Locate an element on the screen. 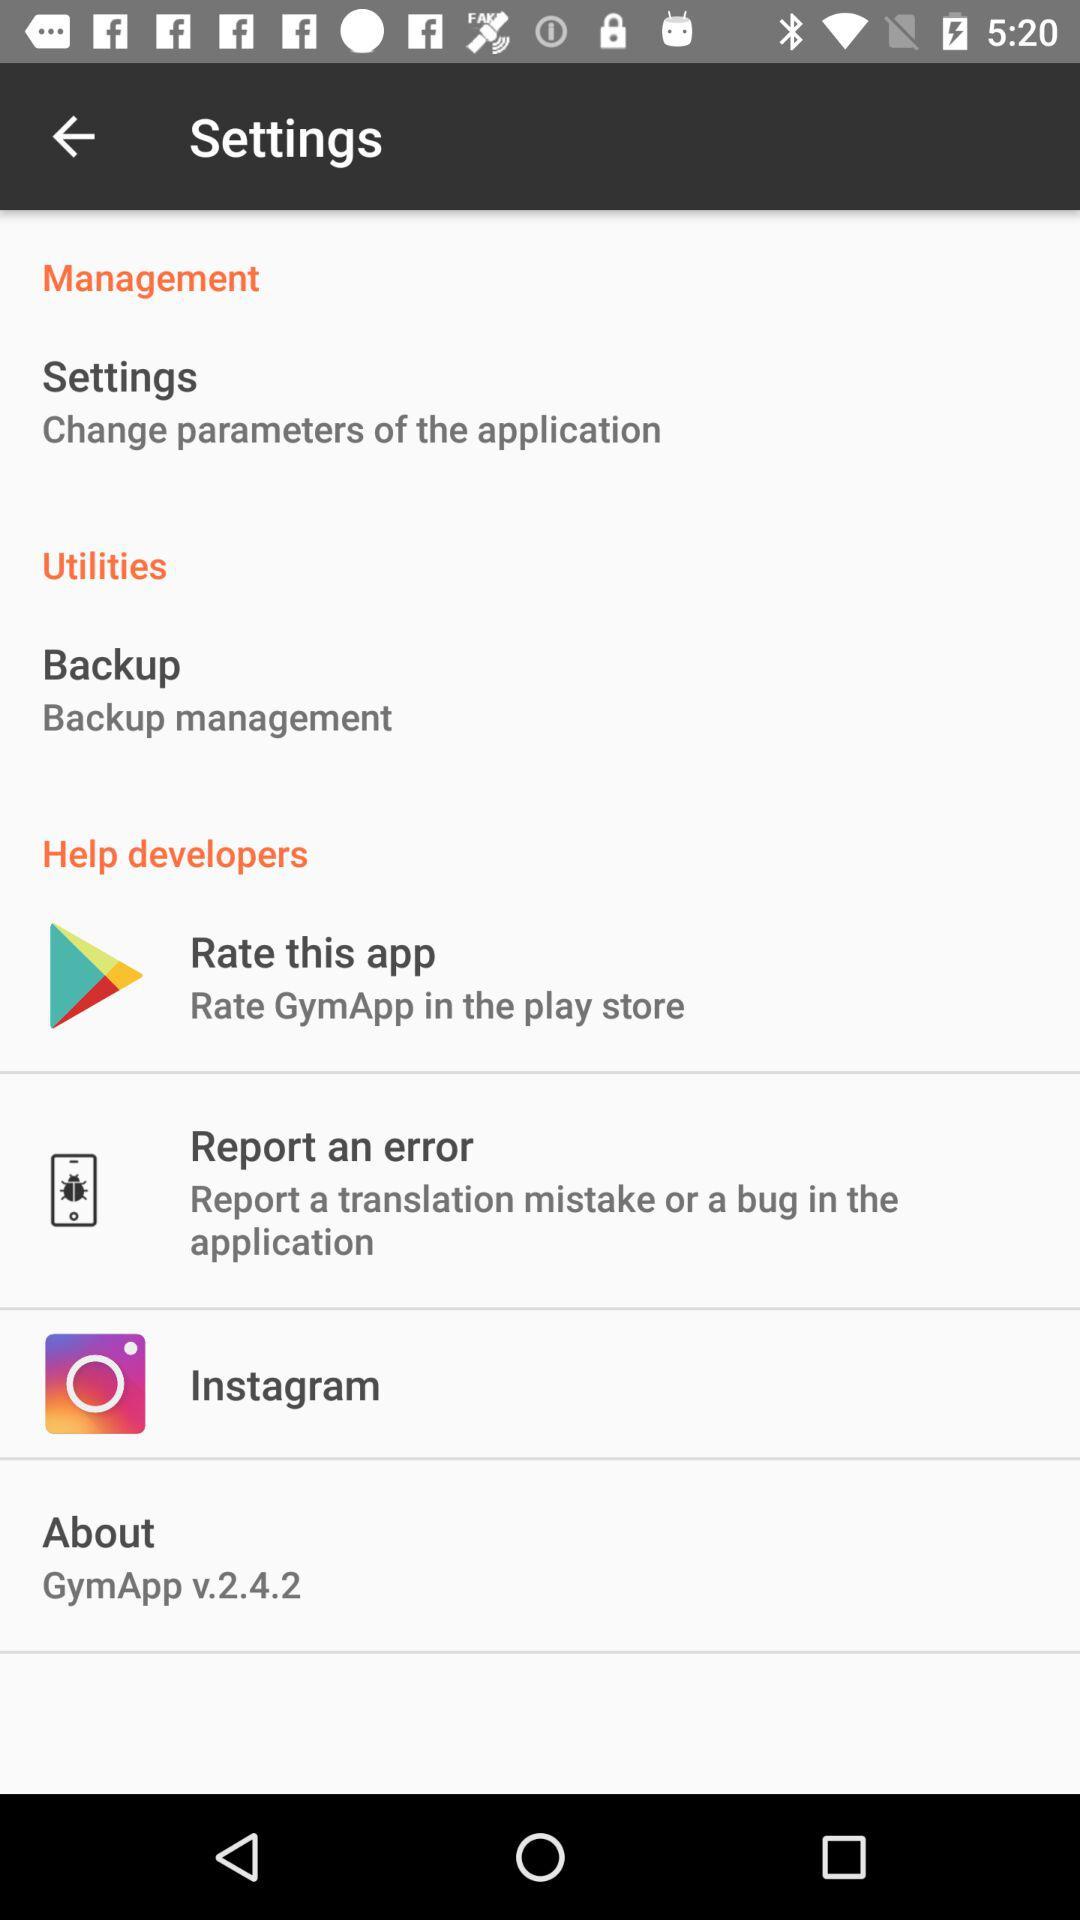 Image resolution: width=1080 pixels, height=1920 pixels. the item below settings icon is located at coordinates (350, 427).